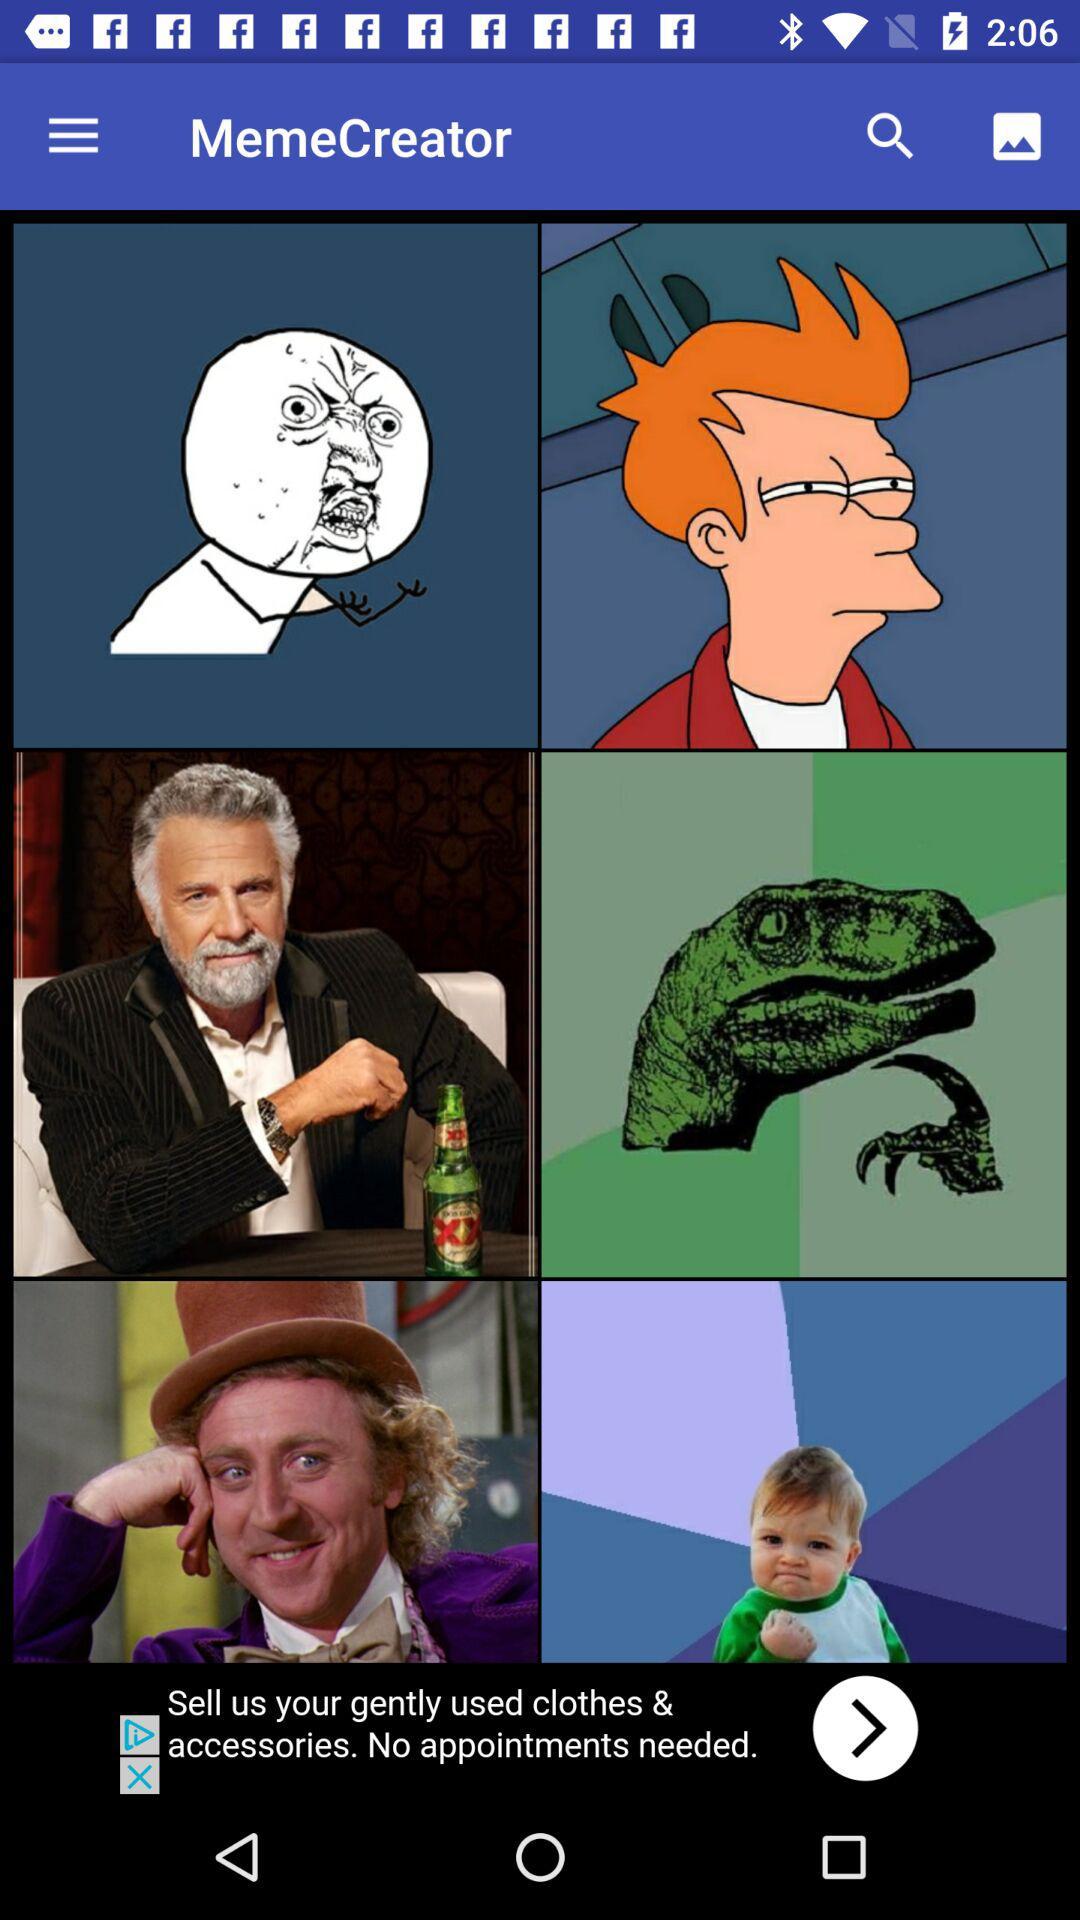 This screenshot has height=1920, width=1080. I want to click on select, so click(275, 1014).